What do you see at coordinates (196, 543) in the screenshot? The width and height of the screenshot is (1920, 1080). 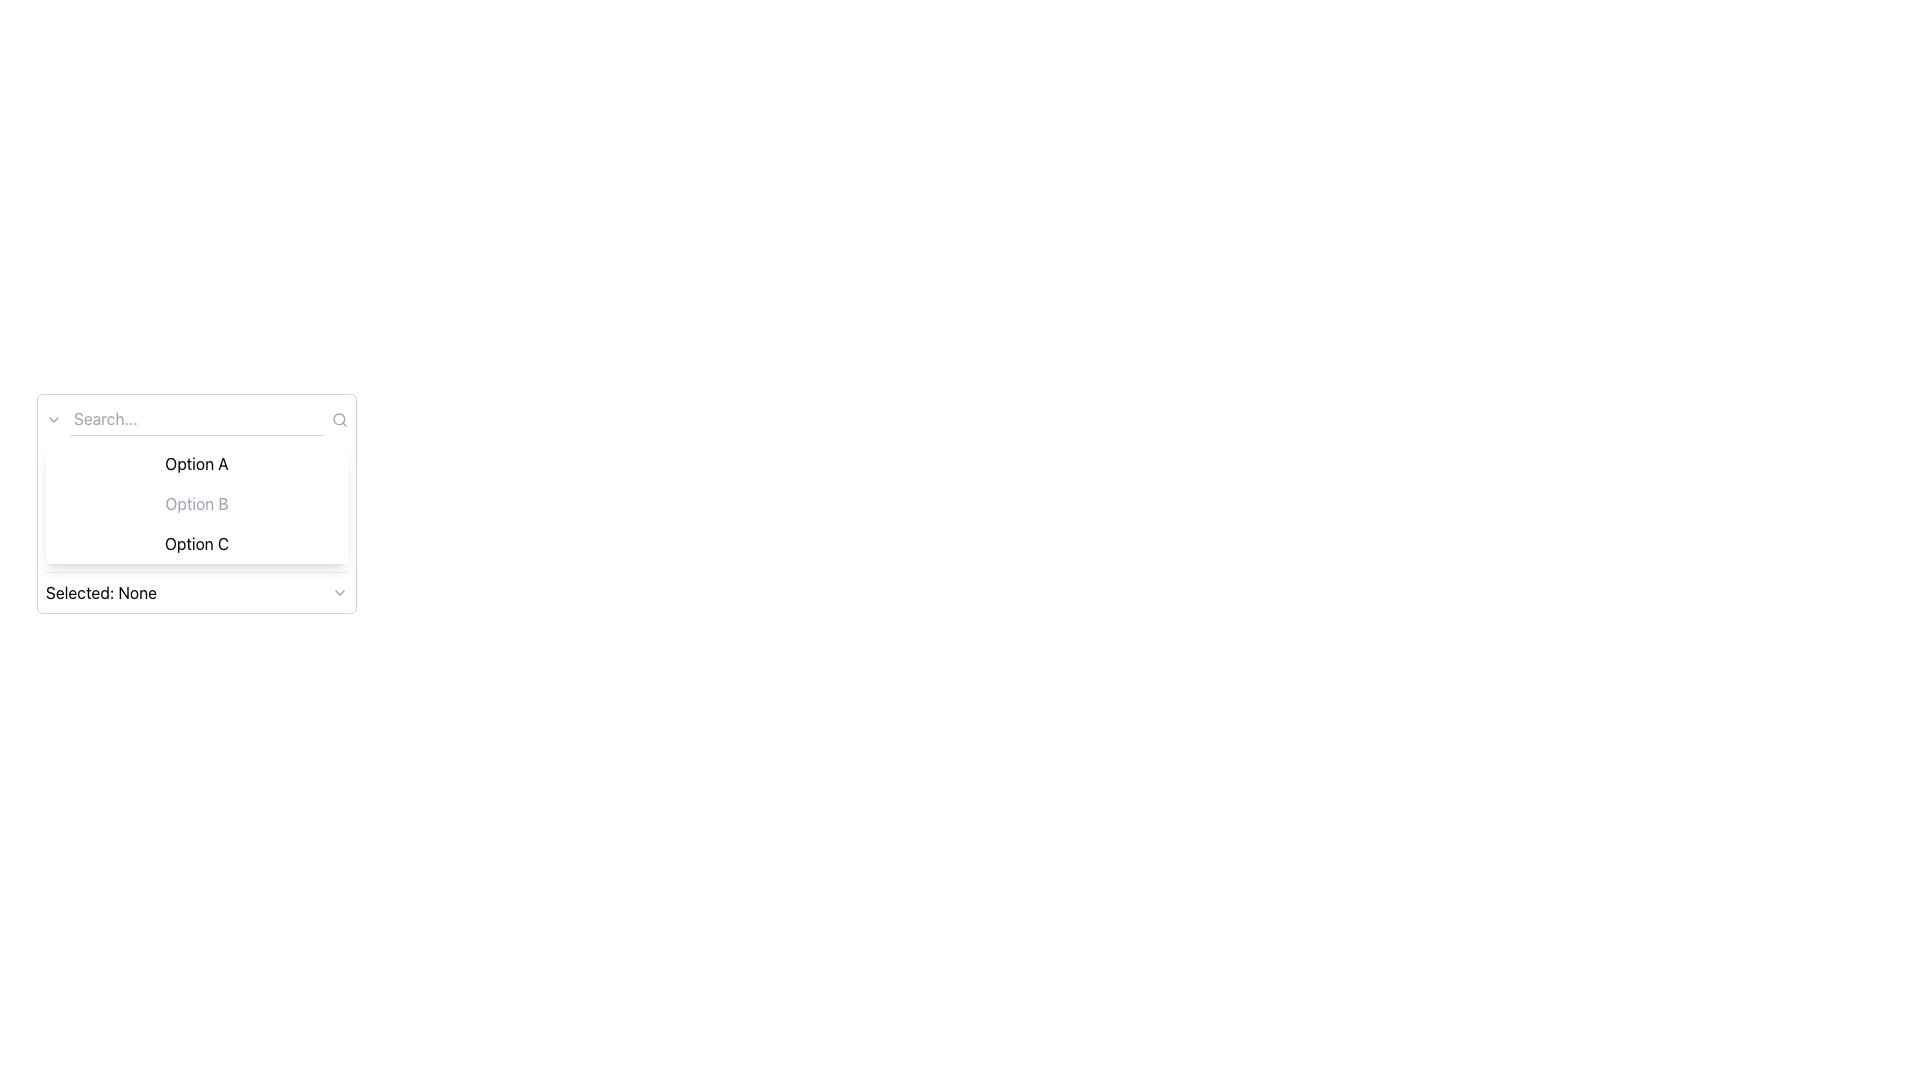 I see `the 'Option C' selectable list item, which is the third item in a dropdown list` at bounding box center [196, 543].